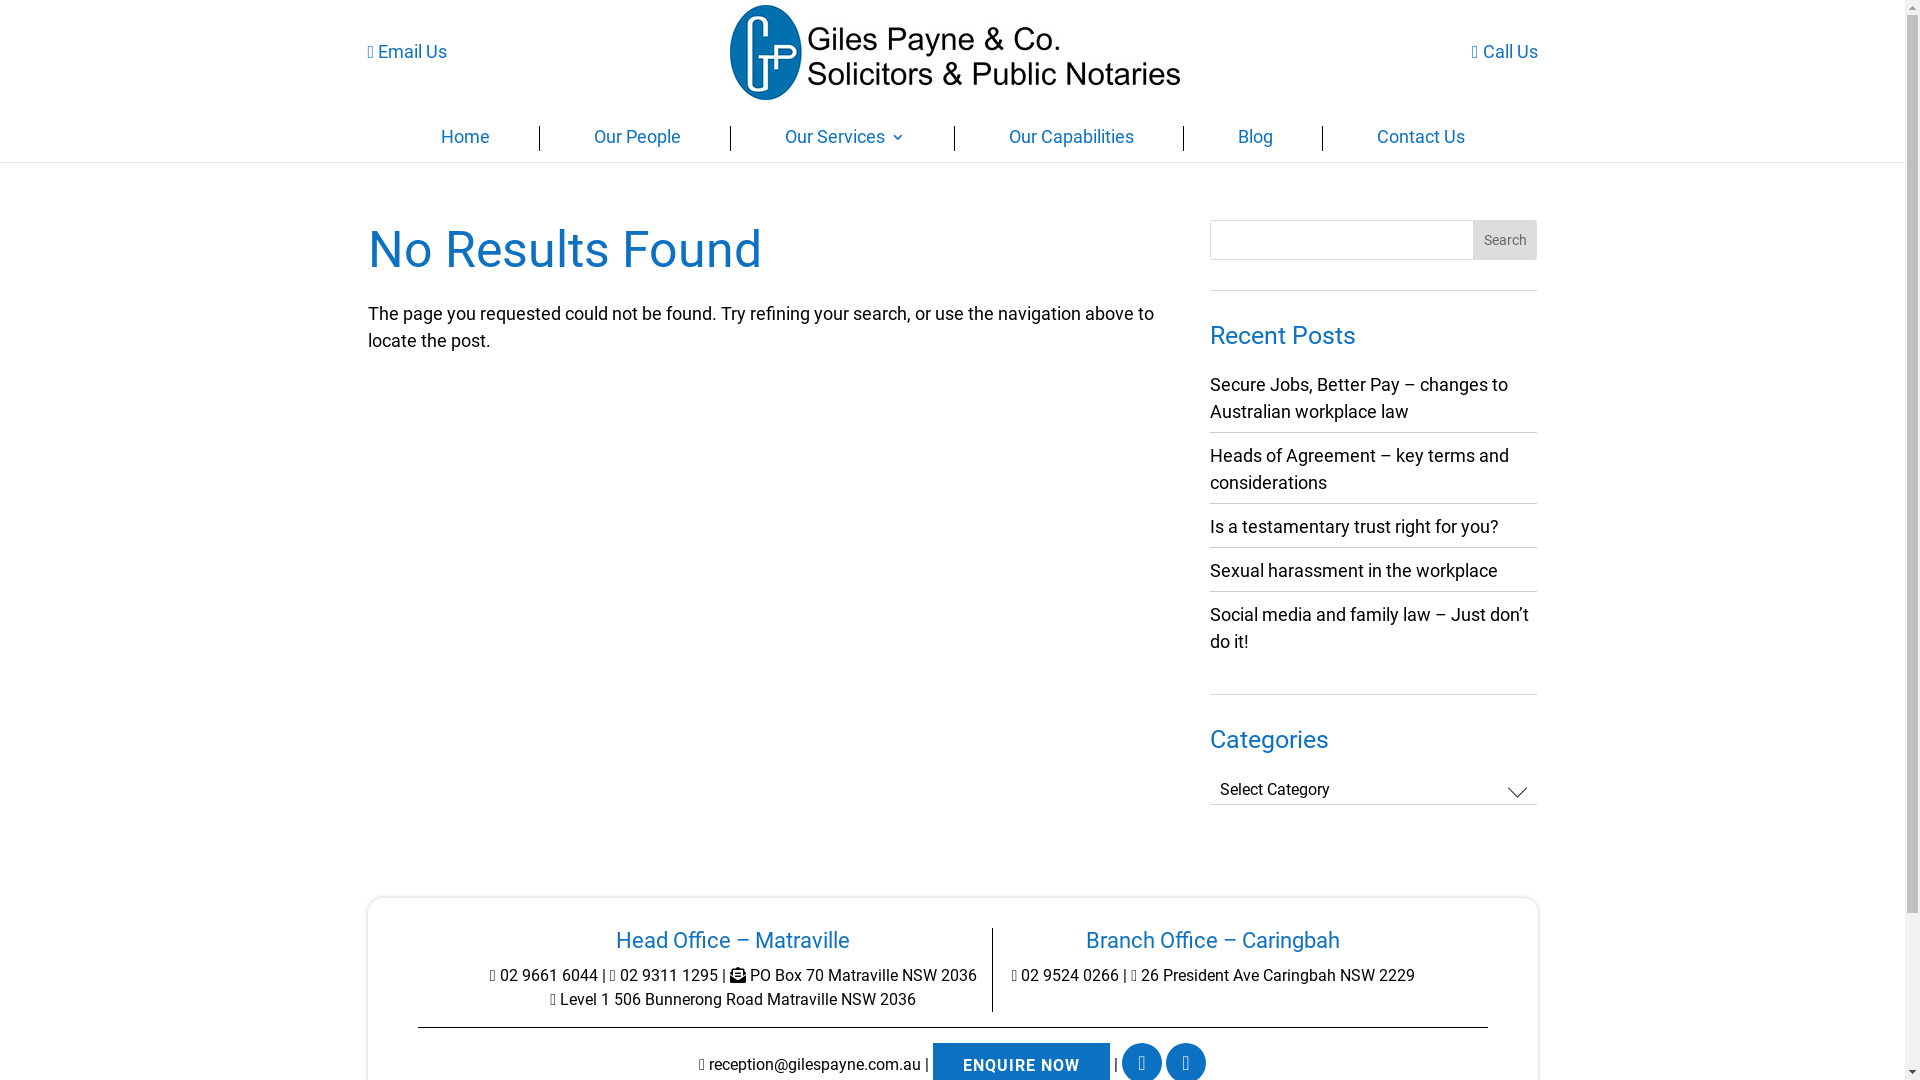 Image resolution: width=1920 pixels, height=1080 pixels. I want to click on 'Email Us', so click(407, 50).